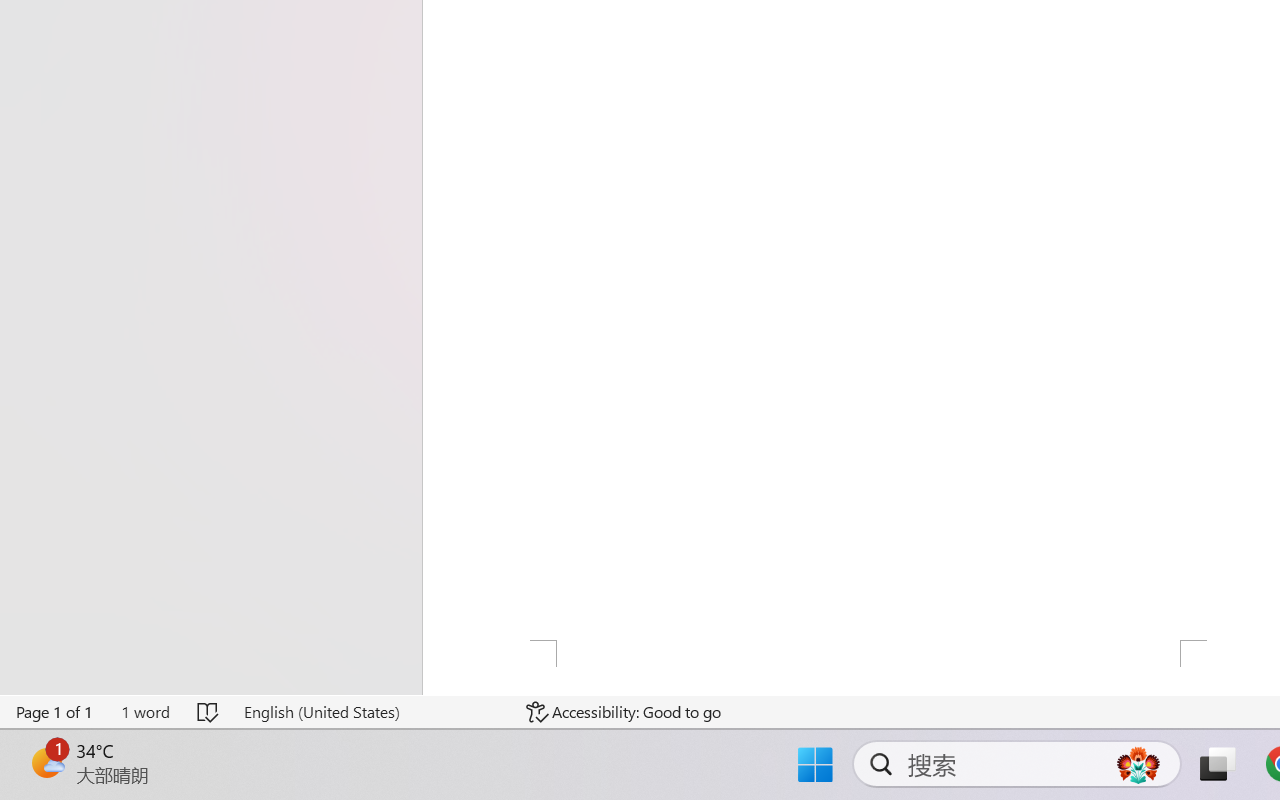 Image resolution: width=1280 pixels, height=800 pixels. What do you see at coordinates (1138, 764) in the screenshot?
I see `'AutomationID: DynamicSearchBoxGleamImage'` at bounding box center [1138, 764].